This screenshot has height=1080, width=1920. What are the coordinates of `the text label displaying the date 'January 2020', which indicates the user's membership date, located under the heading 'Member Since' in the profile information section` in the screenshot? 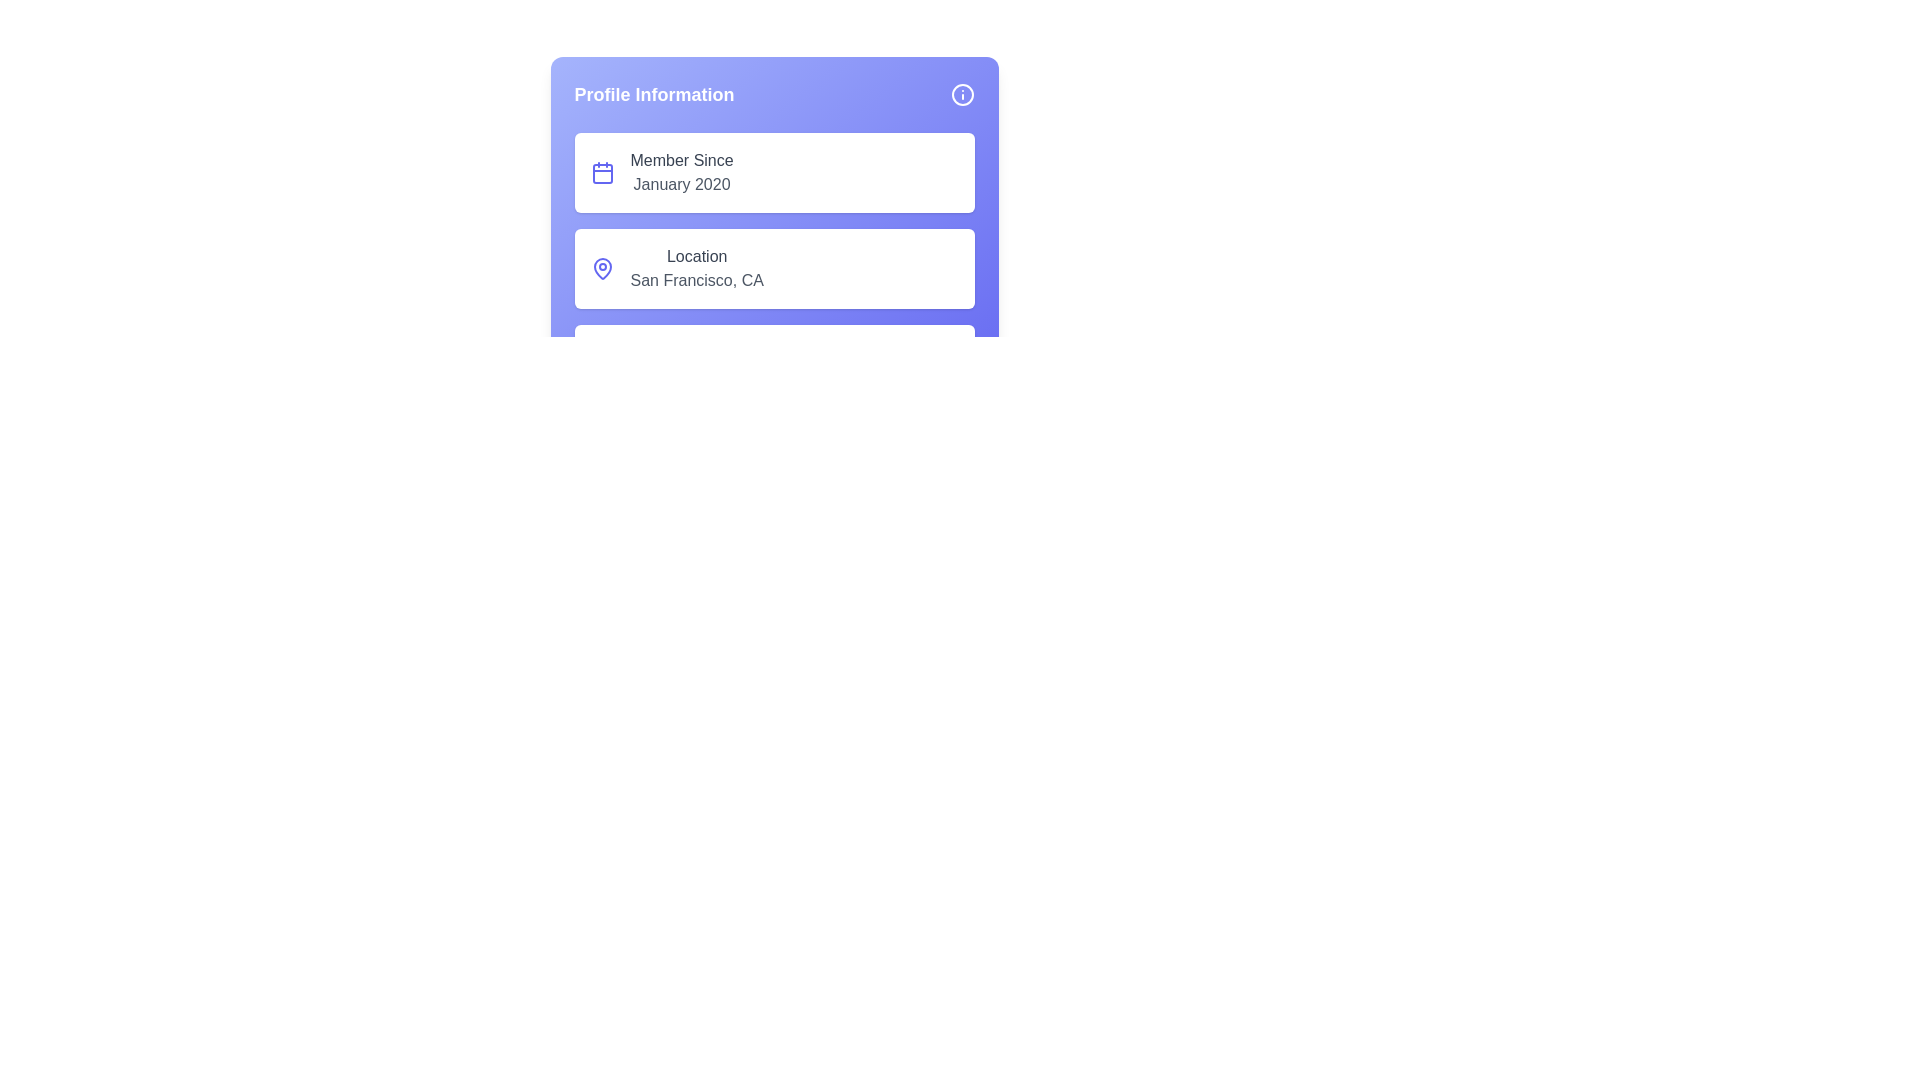 It's located at (682, 185).